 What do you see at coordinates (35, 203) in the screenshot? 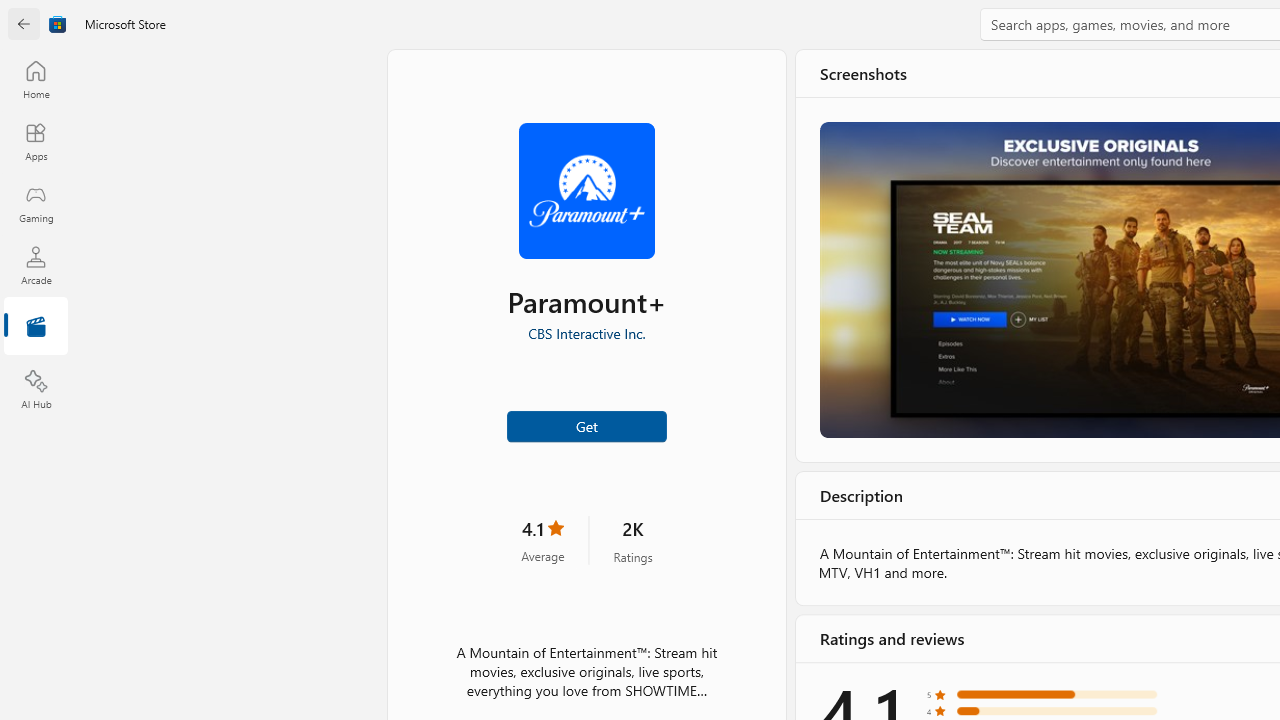
I see `'Gaming'` at bounding box center [35, 203].